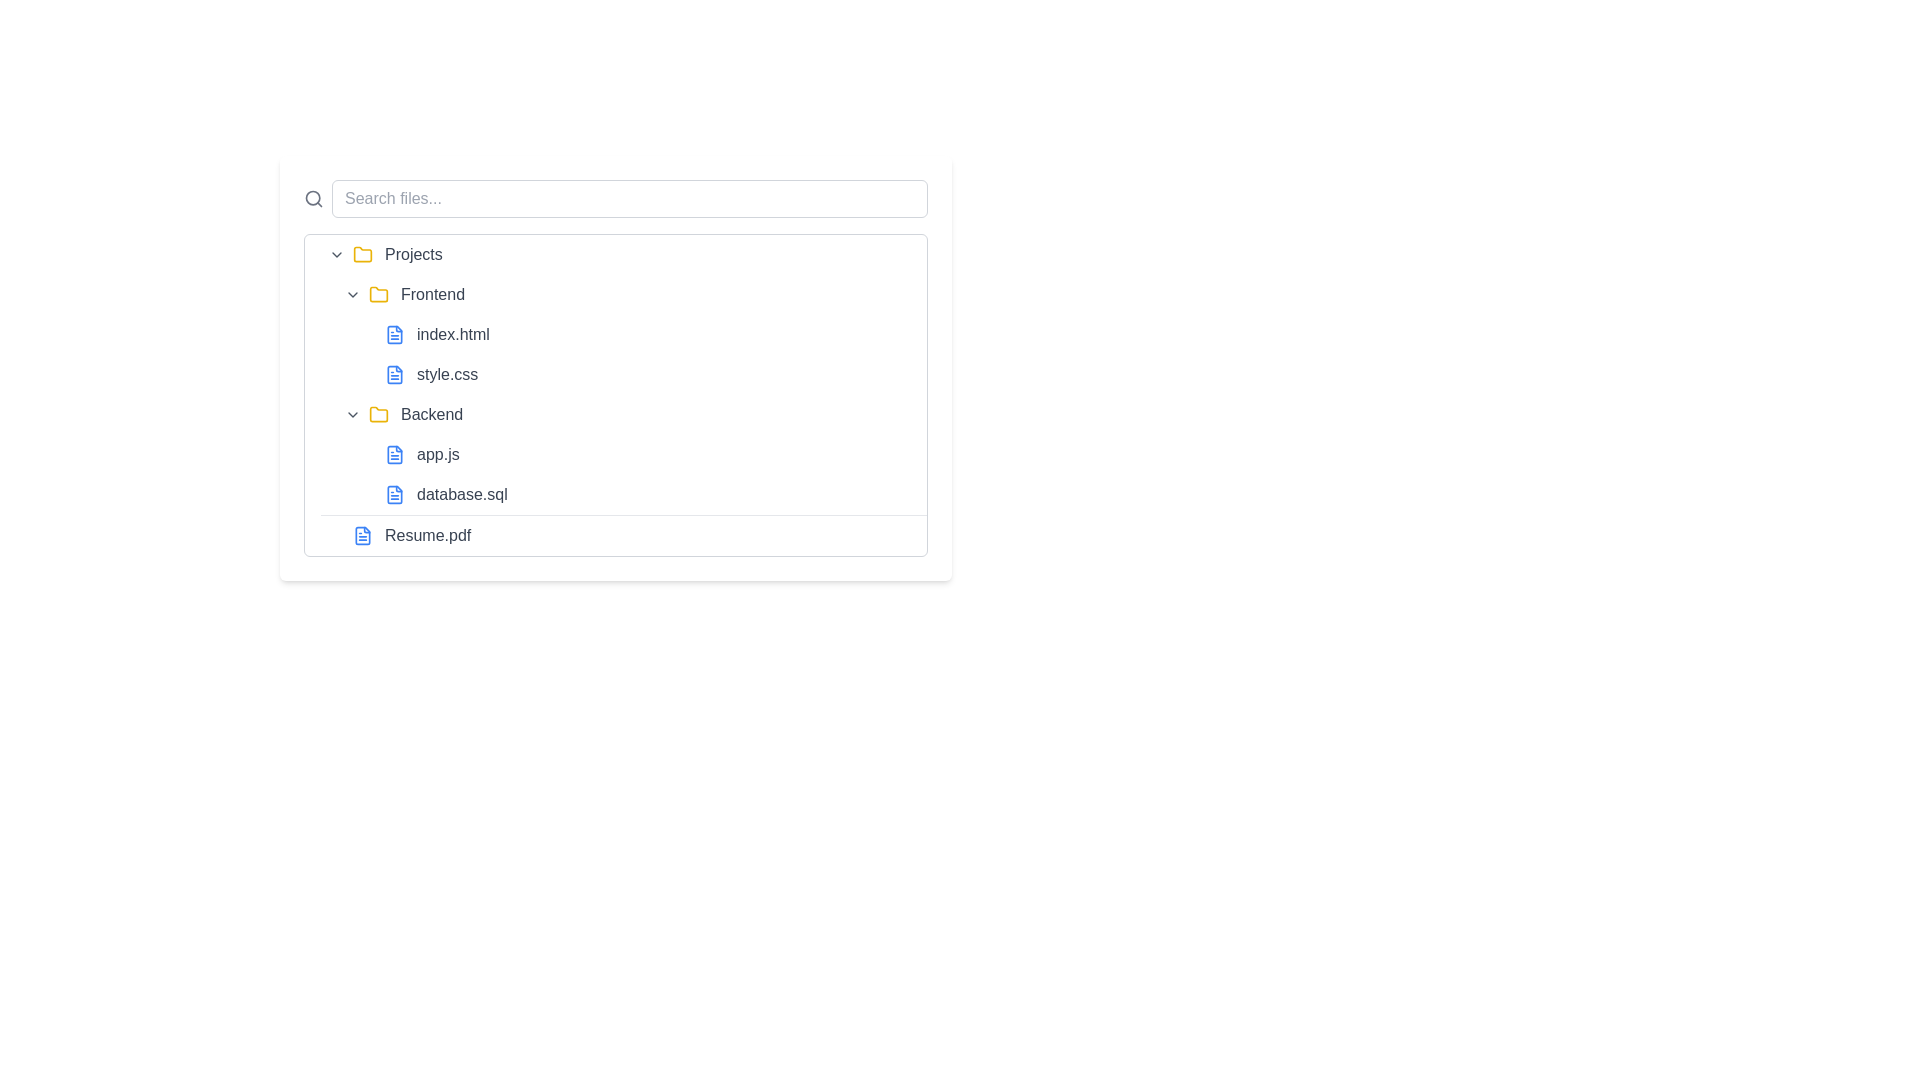 The image size is (1920, 1080). What do you see at coordinates (312, 198) in the screenshot?
I see `the SVG circle graphic that is part of the larger magnifying glass icon located in the top-left region, to the left of the search input field` at bounding box center [312, 198].